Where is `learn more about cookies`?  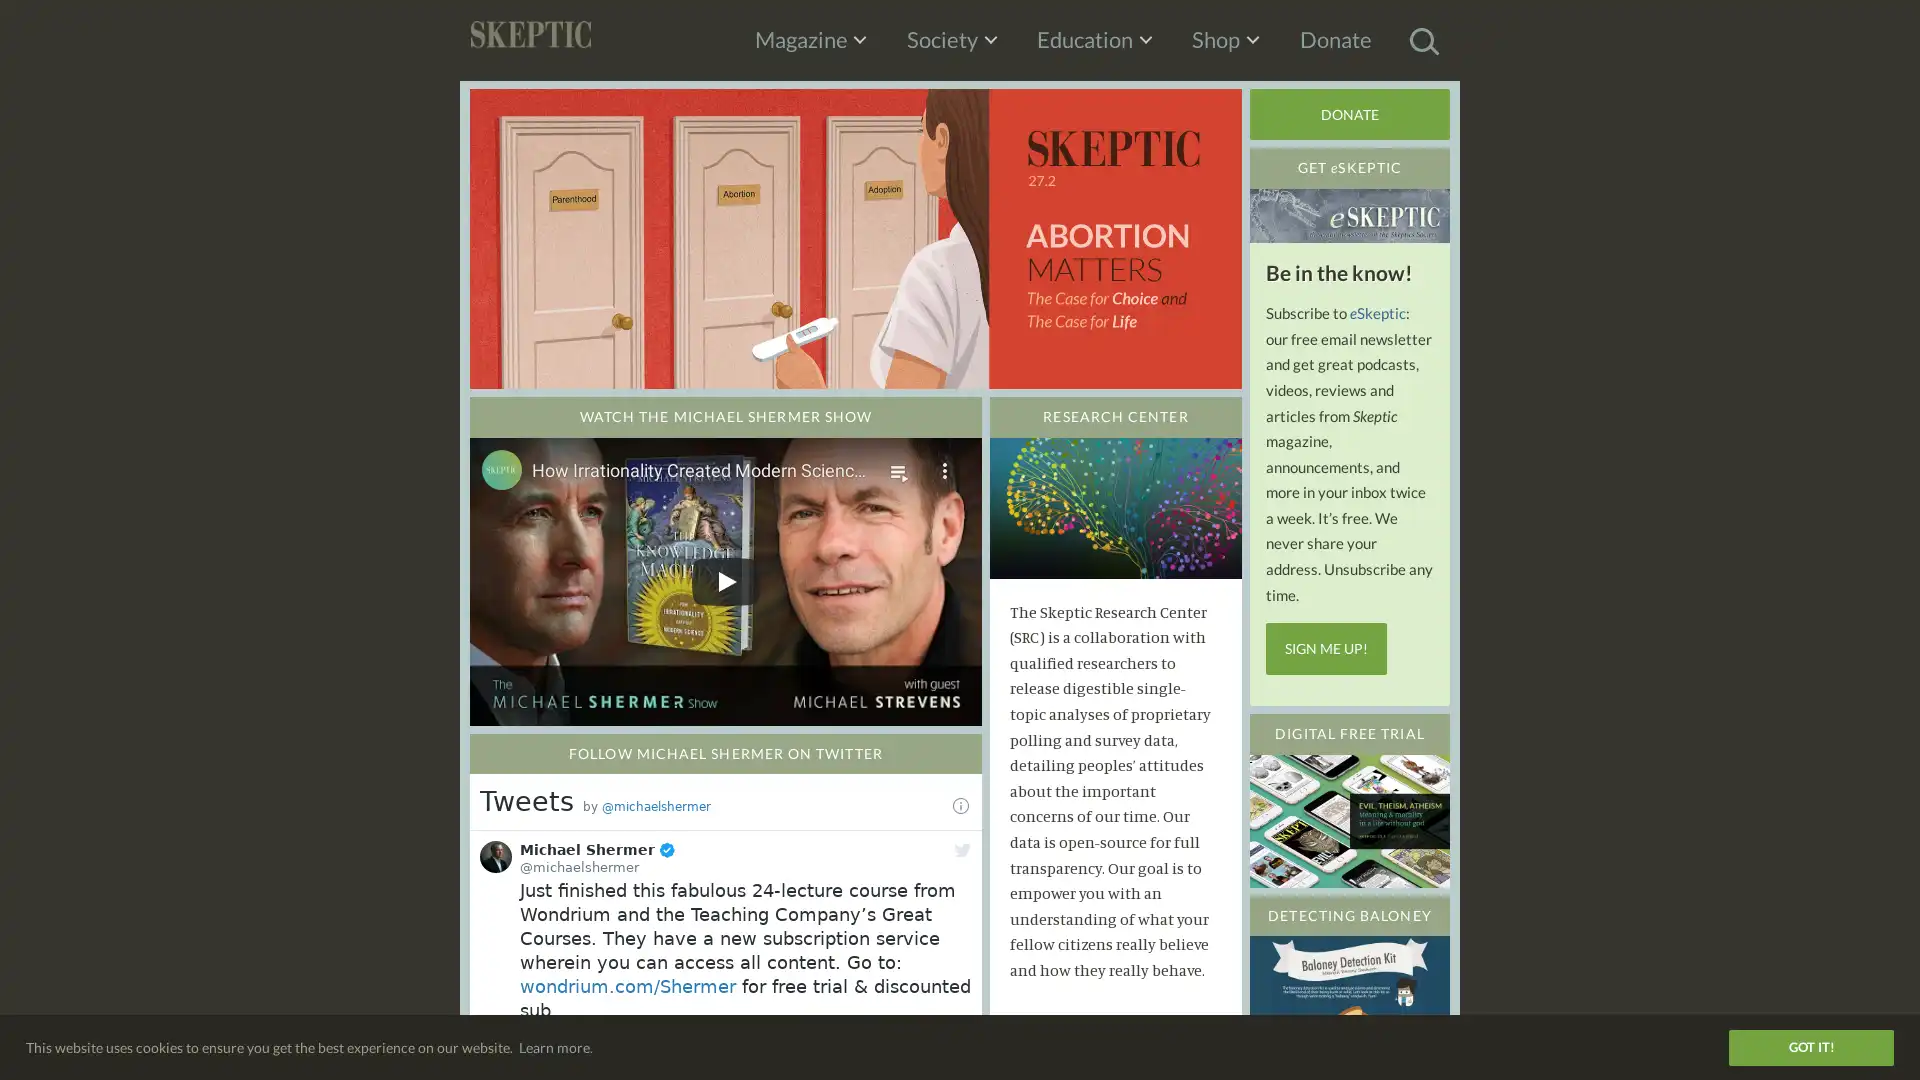
learn more about cookies is located at coordinates (555, 1045).